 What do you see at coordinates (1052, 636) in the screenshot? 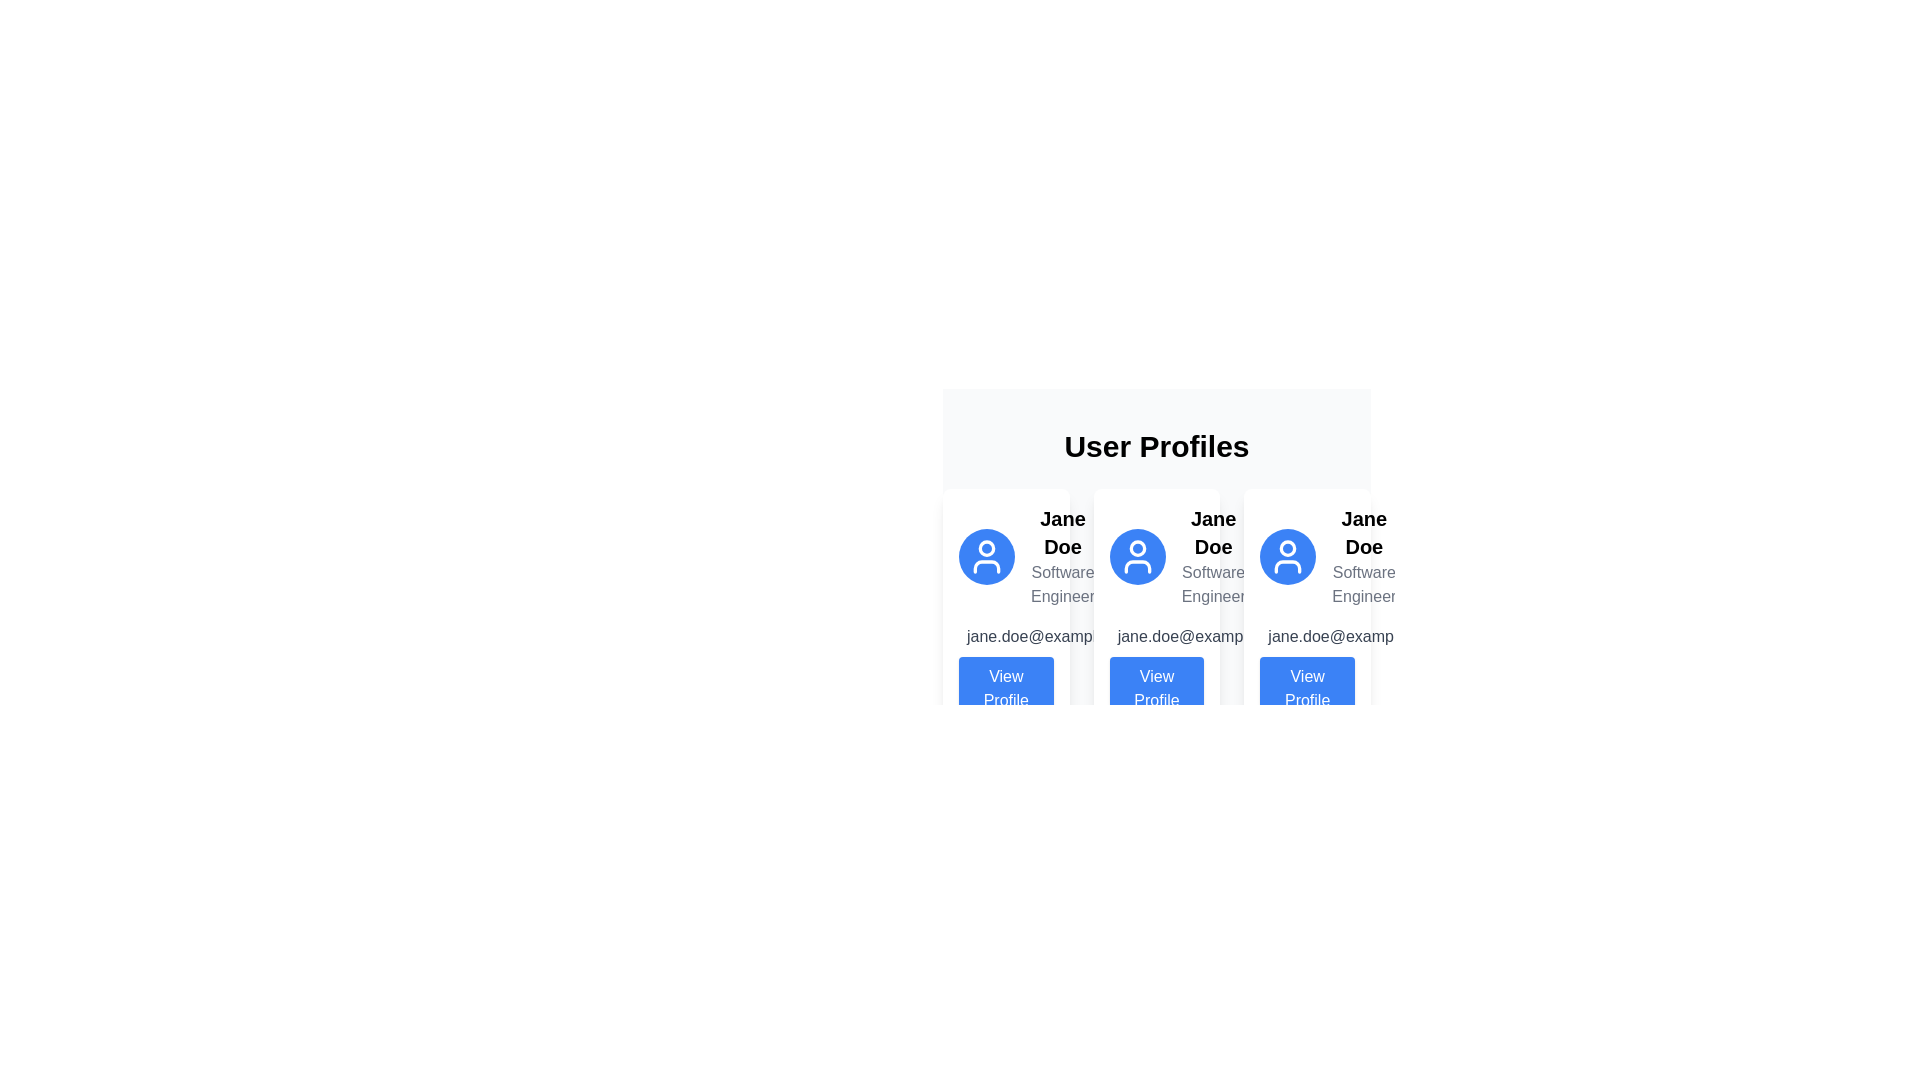
I see `the text label displaying 'jane.doe@example.com' located beneath the 'Software Engineer' subtitle and above the 'View Profile' button in the user profile card` at bounding box center [1052, 636].